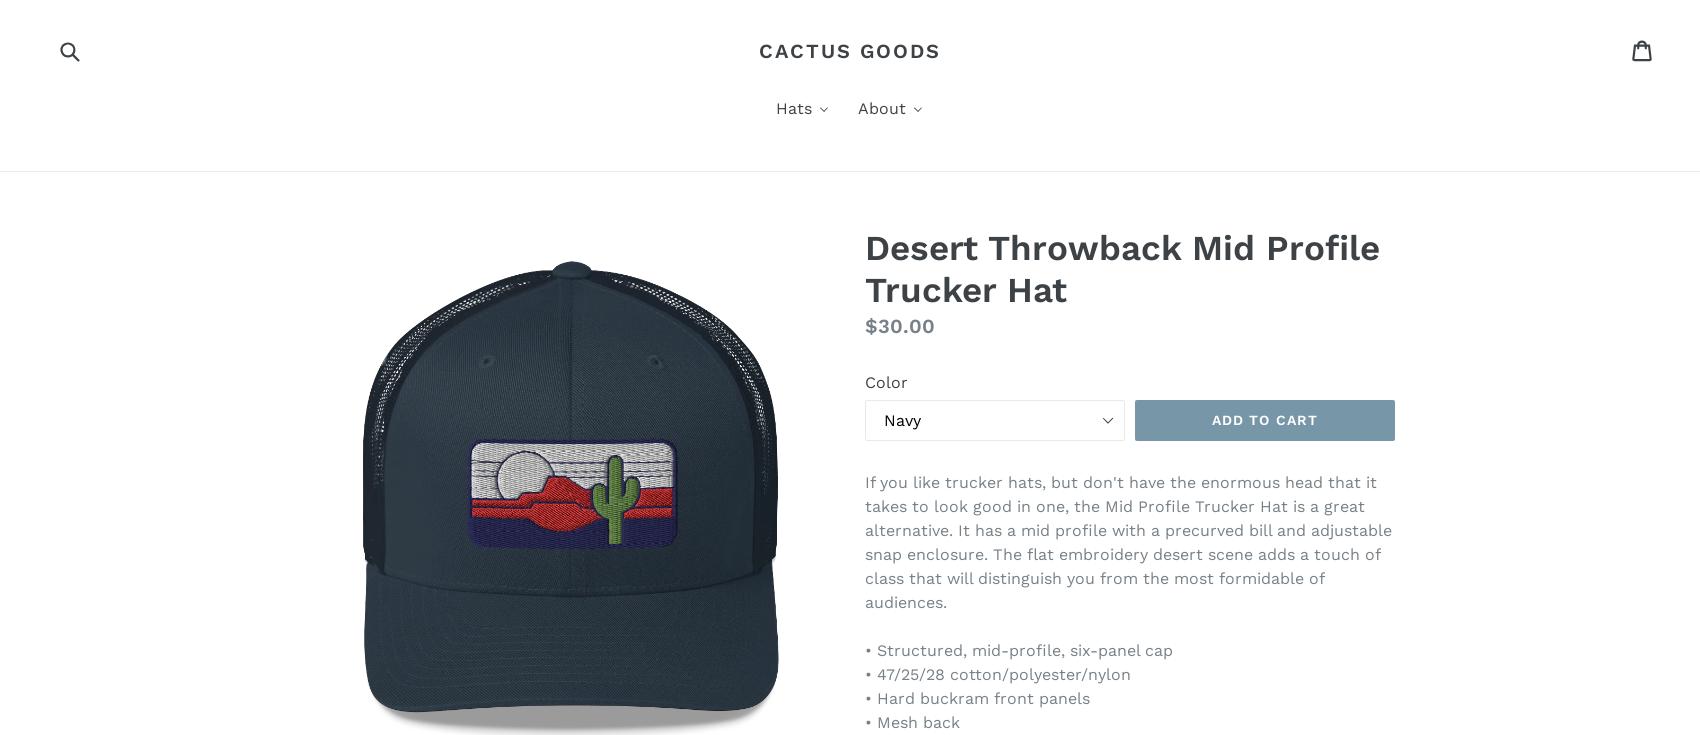 The image size is (1700, 735). I want to click on 'Hats', so click(793, 107).